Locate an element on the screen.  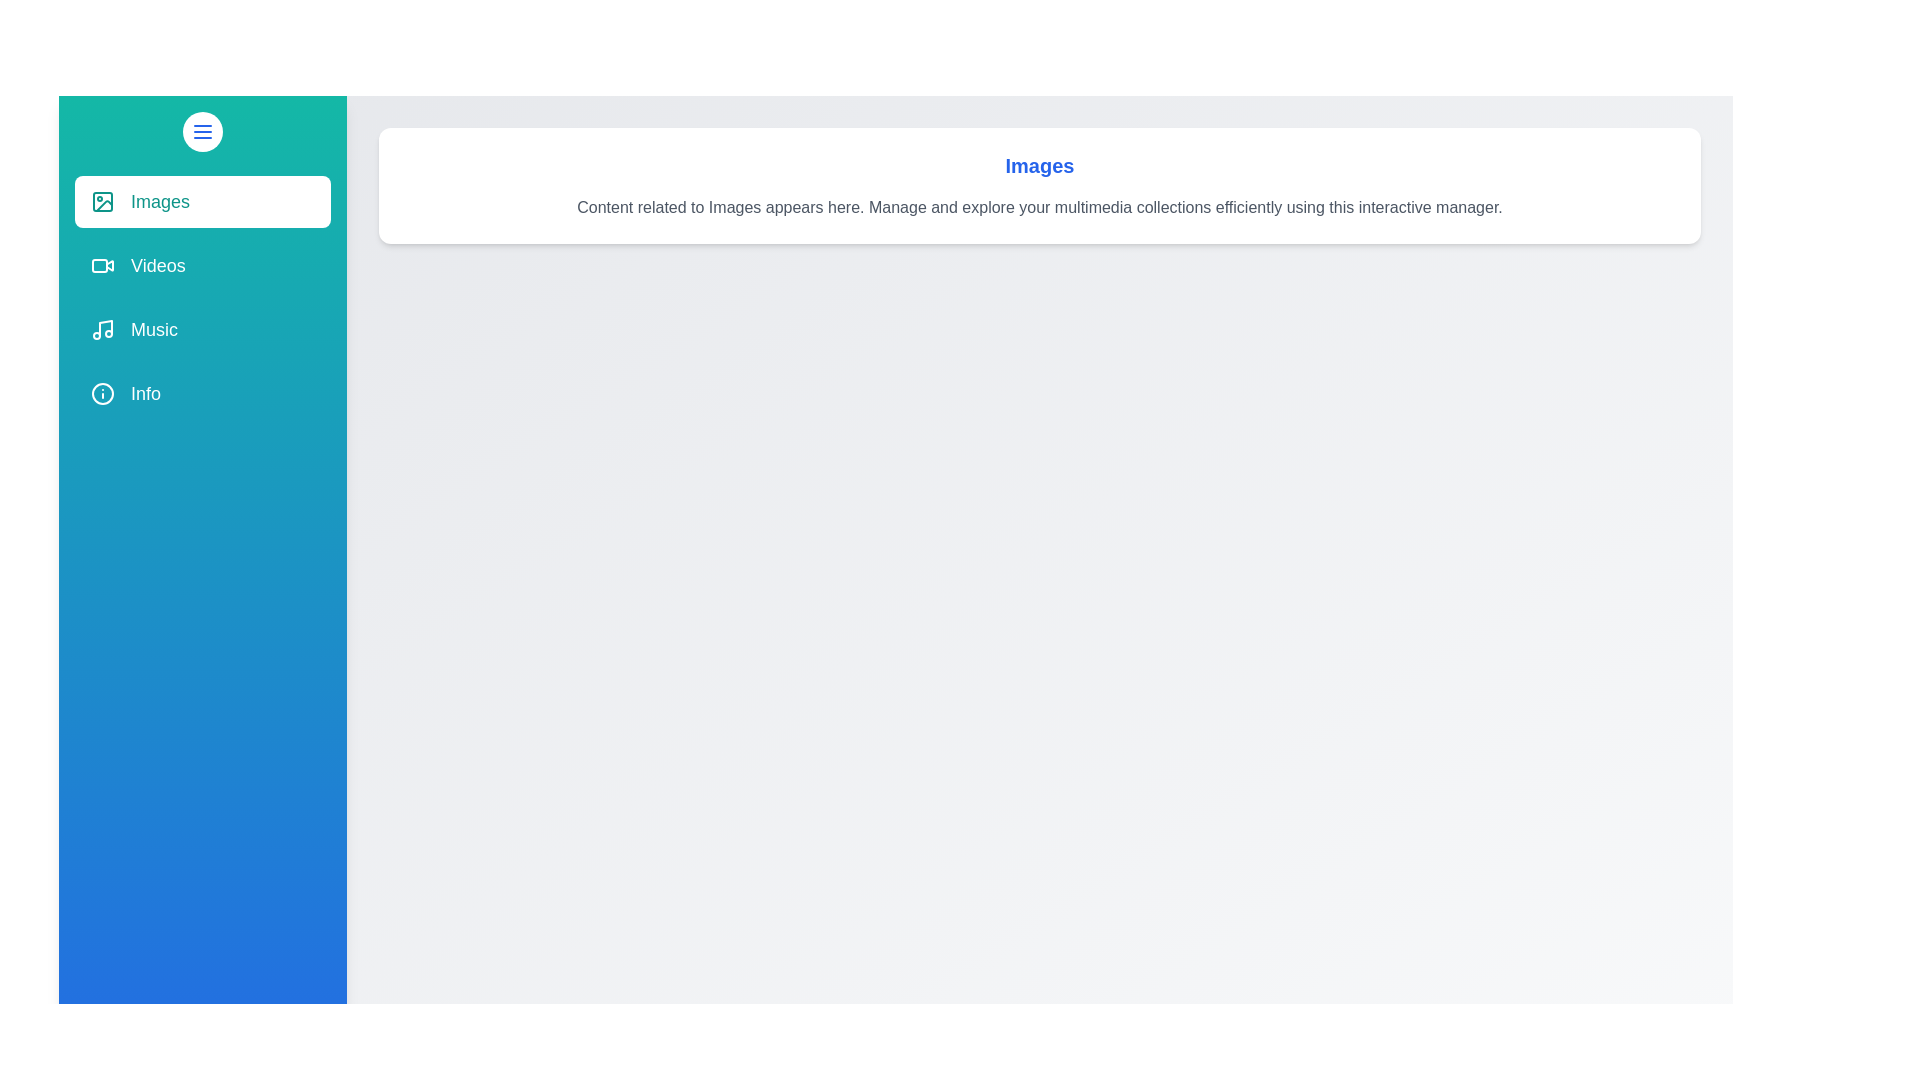
the section Videos to select it is located at coordinates (202, 265).